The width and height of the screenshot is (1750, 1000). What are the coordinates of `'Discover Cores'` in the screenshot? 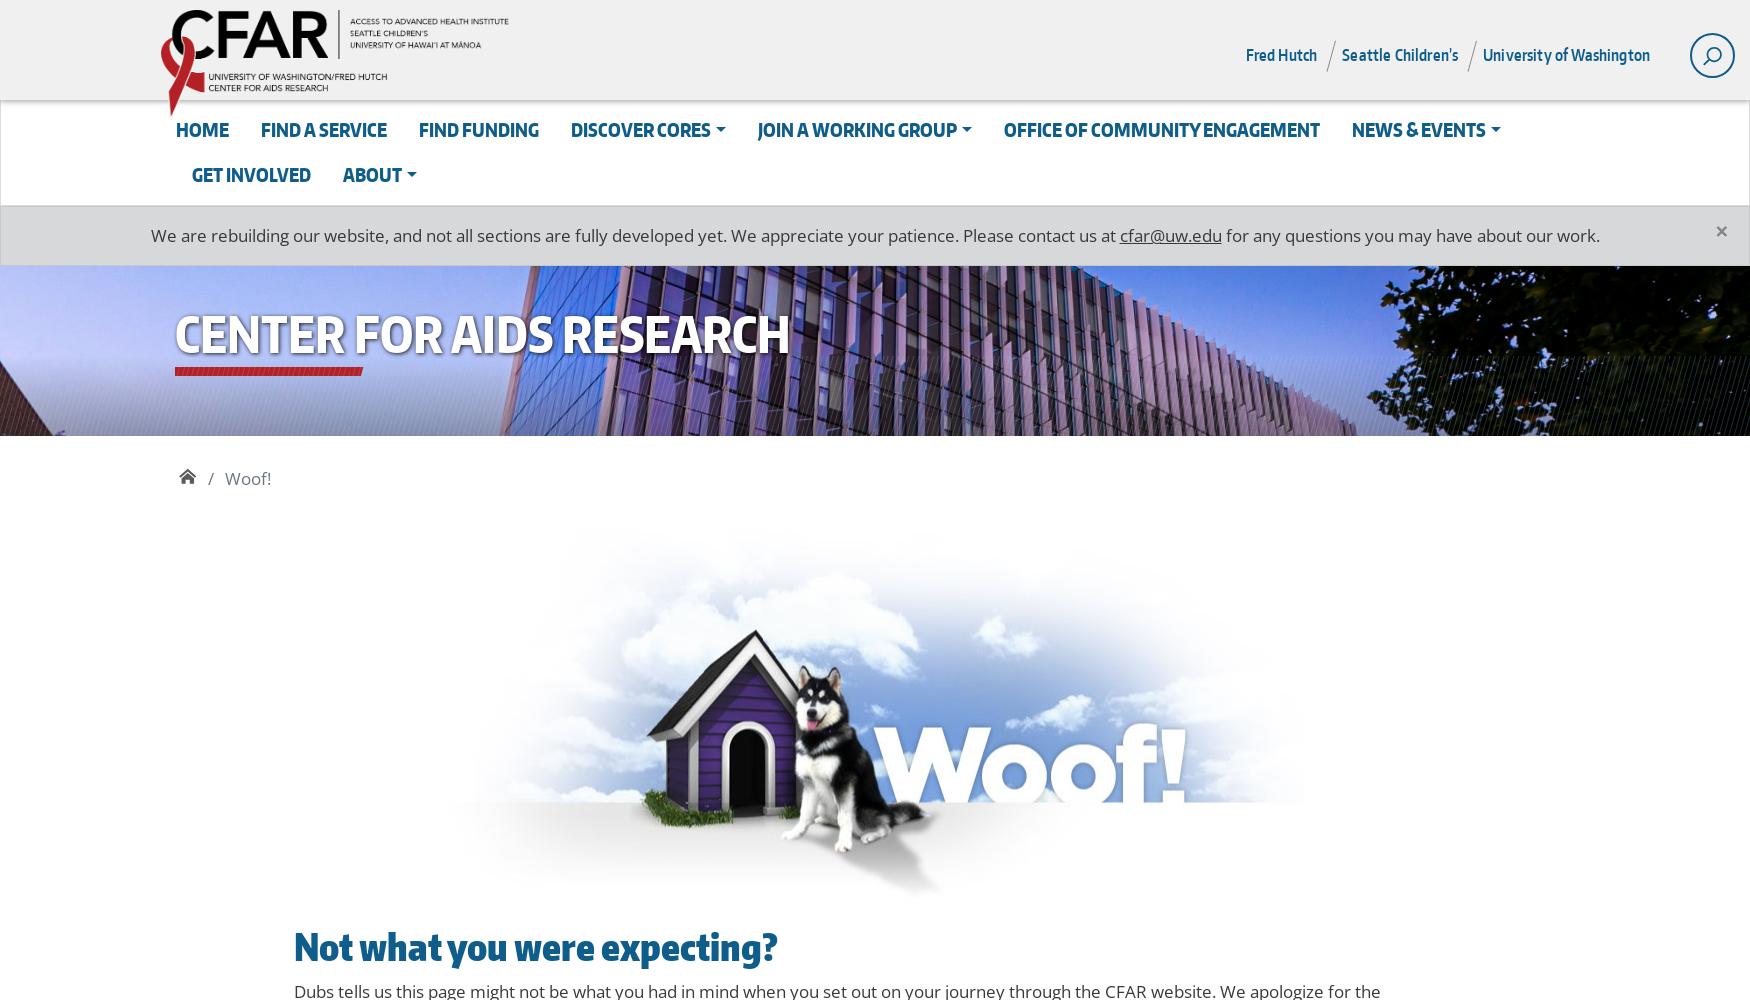 It's located at (640, 129).